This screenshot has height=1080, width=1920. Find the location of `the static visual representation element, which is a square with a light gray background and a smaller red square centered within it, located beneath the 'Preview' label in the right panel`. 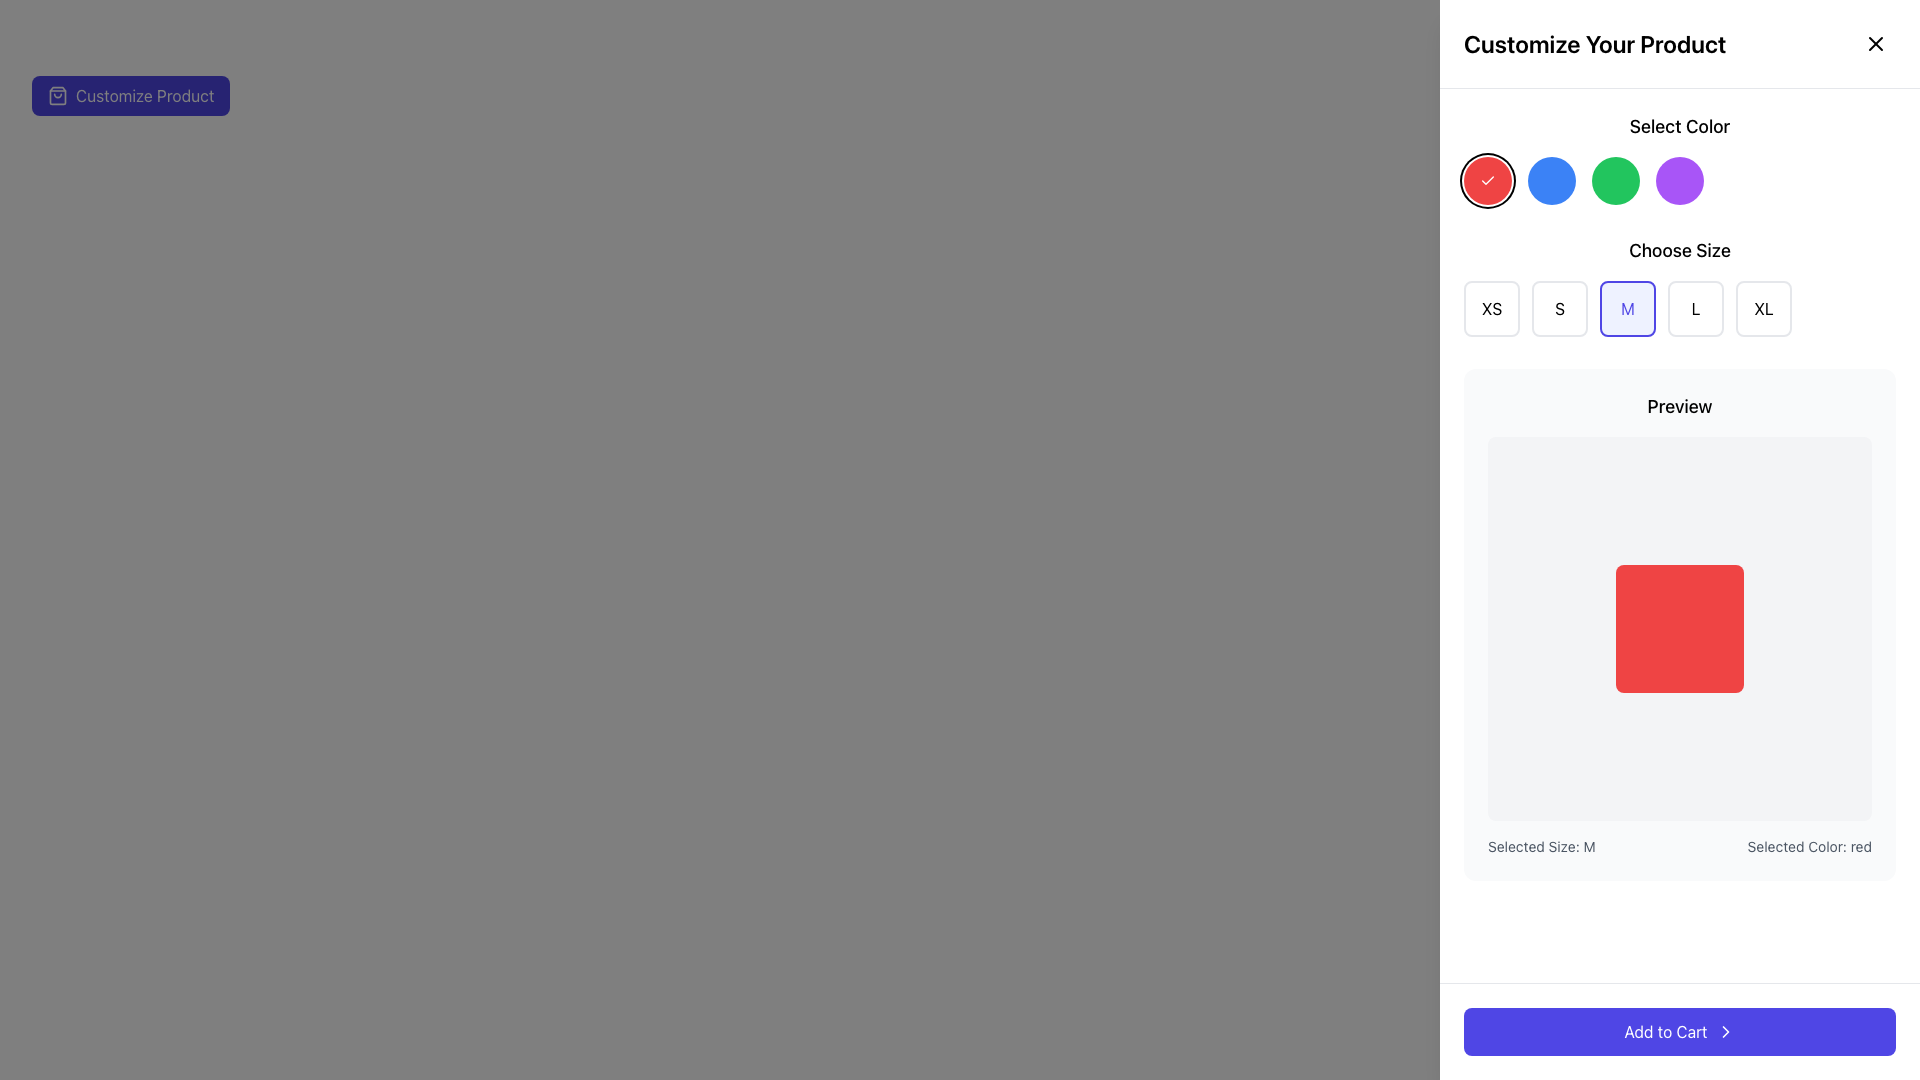

the static visual representation element, which is a square with a light gray background and a smaller red square centered within it, located beneath the 'Preview' label in the right panel is located at coordinates (1680, 627).